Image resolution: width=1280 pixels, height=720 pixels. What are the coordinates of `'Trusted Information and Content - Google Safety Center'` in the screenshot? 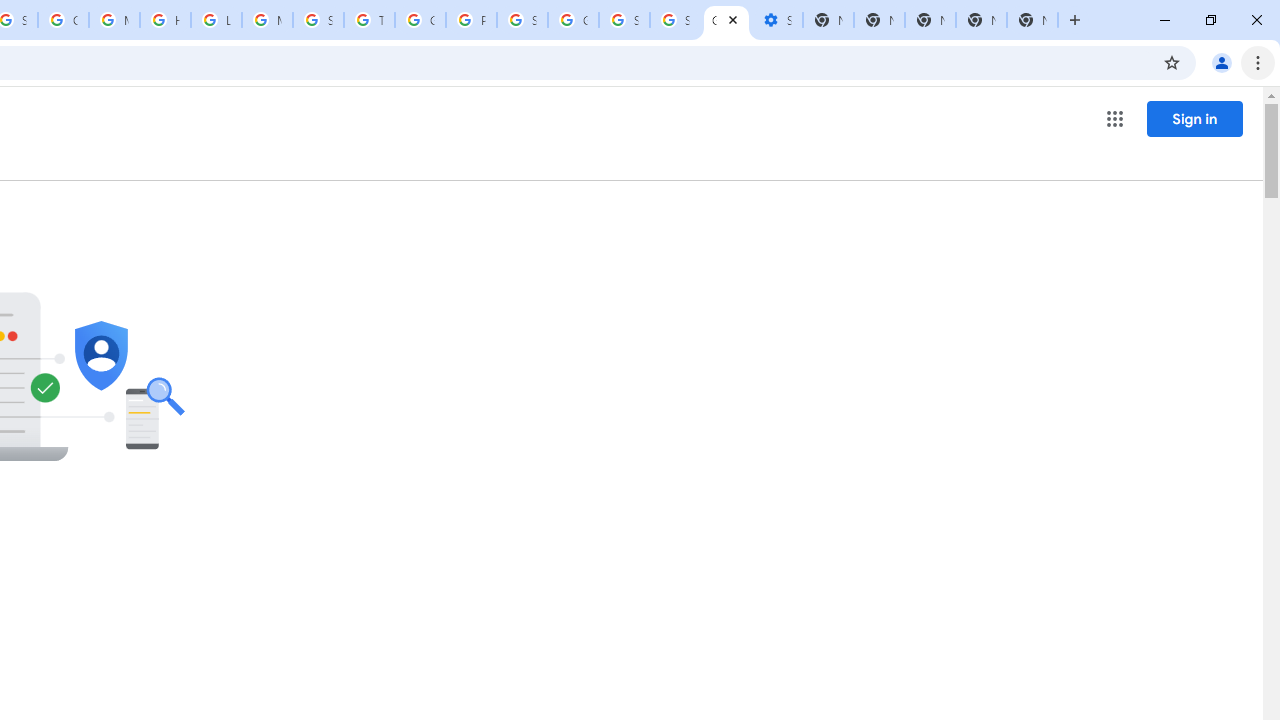 It's located at (369, 20).